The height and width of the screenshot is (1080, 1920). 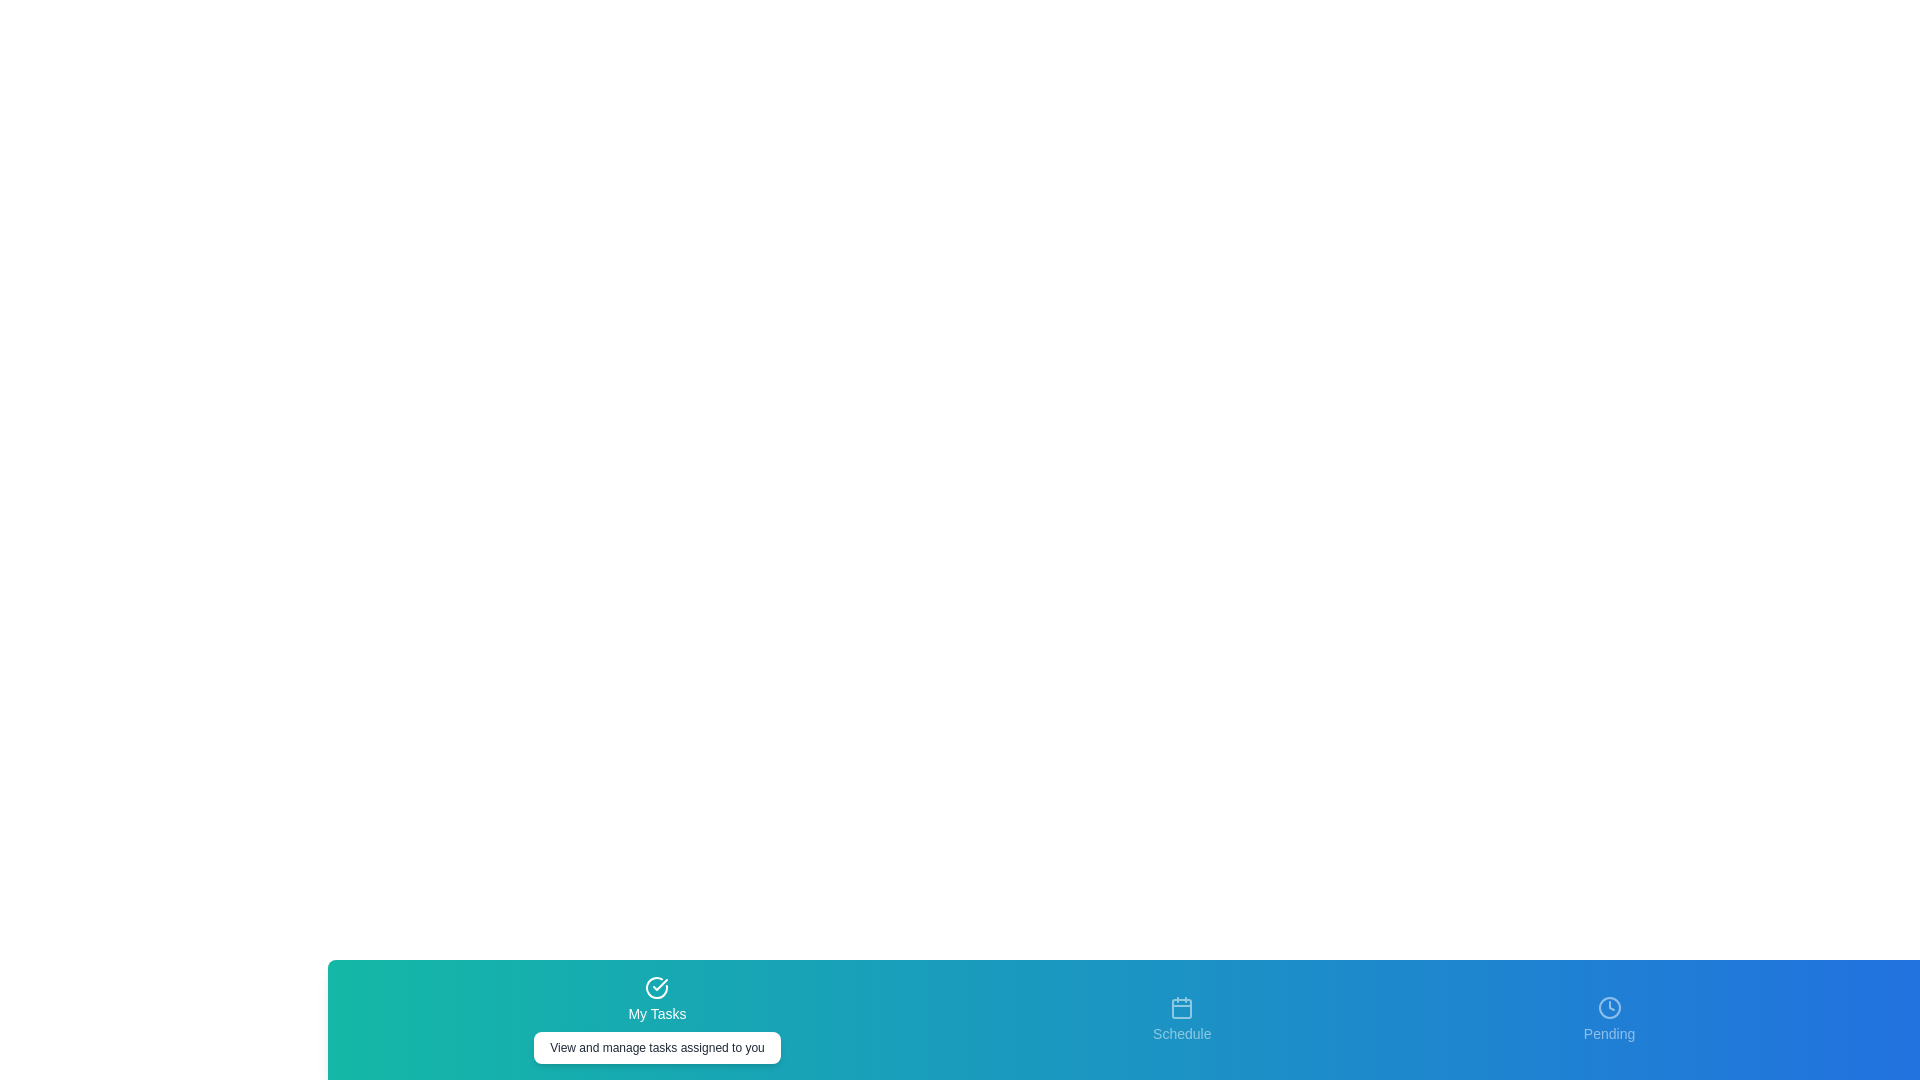 What do you see at coordinates (1608, 1019) in the screenshot?
I see `the tab labeled Pending to see its hover effect` at bounding box center [1608, 1019].